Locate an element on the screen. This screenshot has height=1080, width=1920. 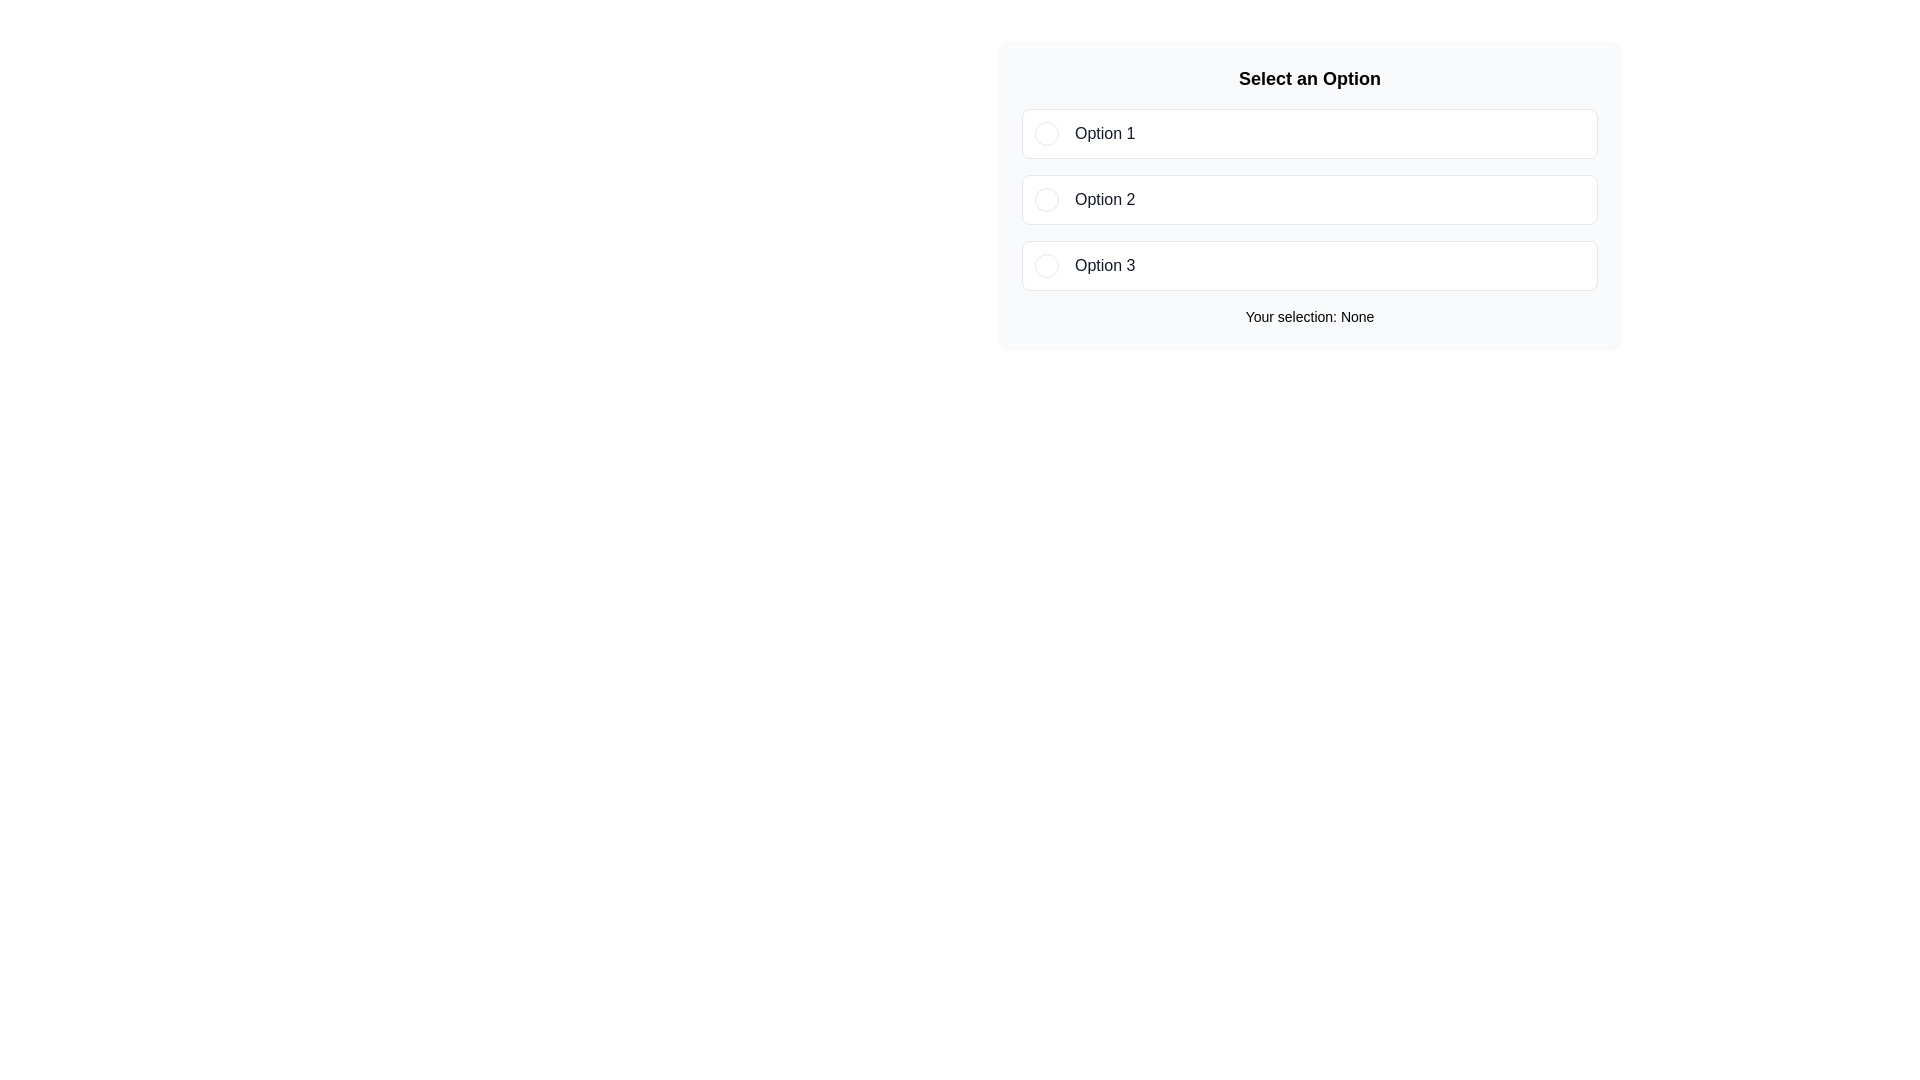
the first selectable option in the list labeled 'Option 1' is located at coordinates (1310, 134).